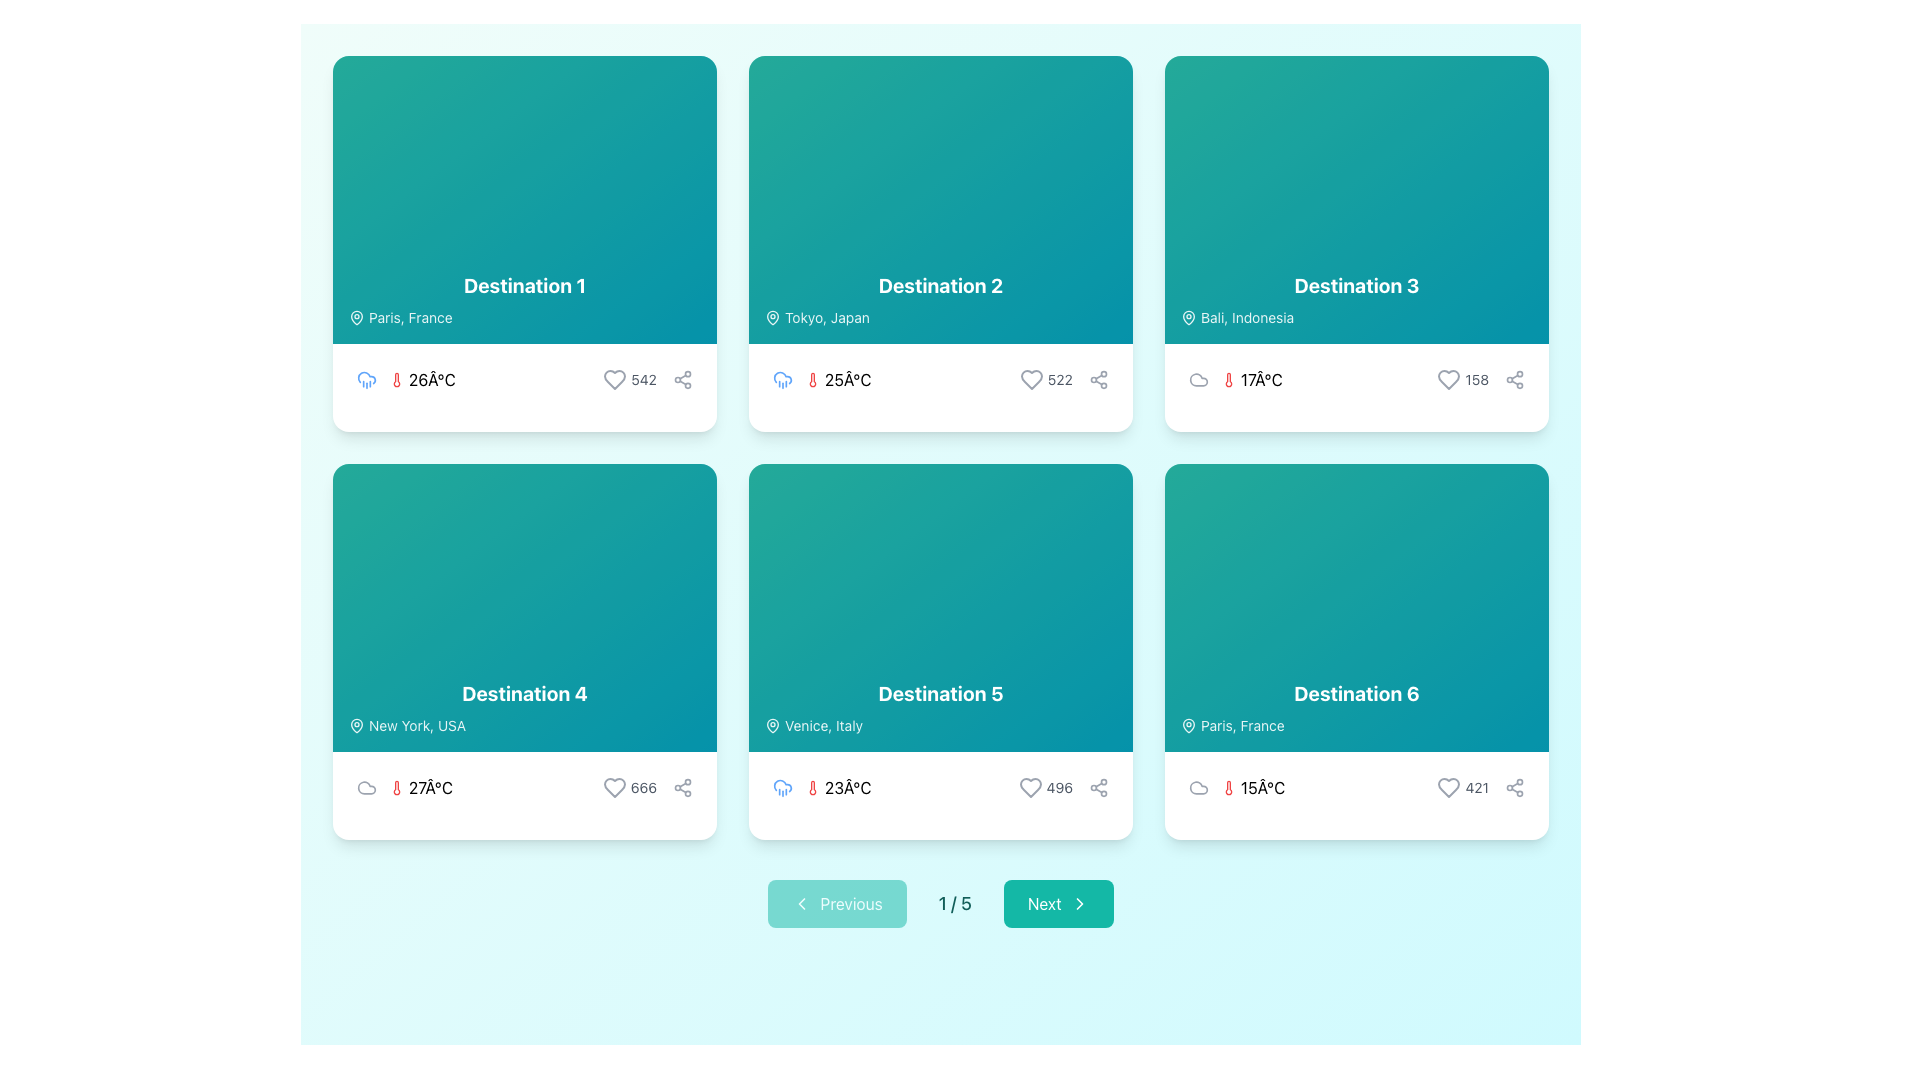 This screenshot has width=1920, height=1080. What do you see at coordinates (939, 388) in the screenshot?
I see `displayed temperature and weather information from the Informational display component located in the second card labeled 'Destination 2', which shows '25°C' with associated weather icons` at bounding box center [939, 388].